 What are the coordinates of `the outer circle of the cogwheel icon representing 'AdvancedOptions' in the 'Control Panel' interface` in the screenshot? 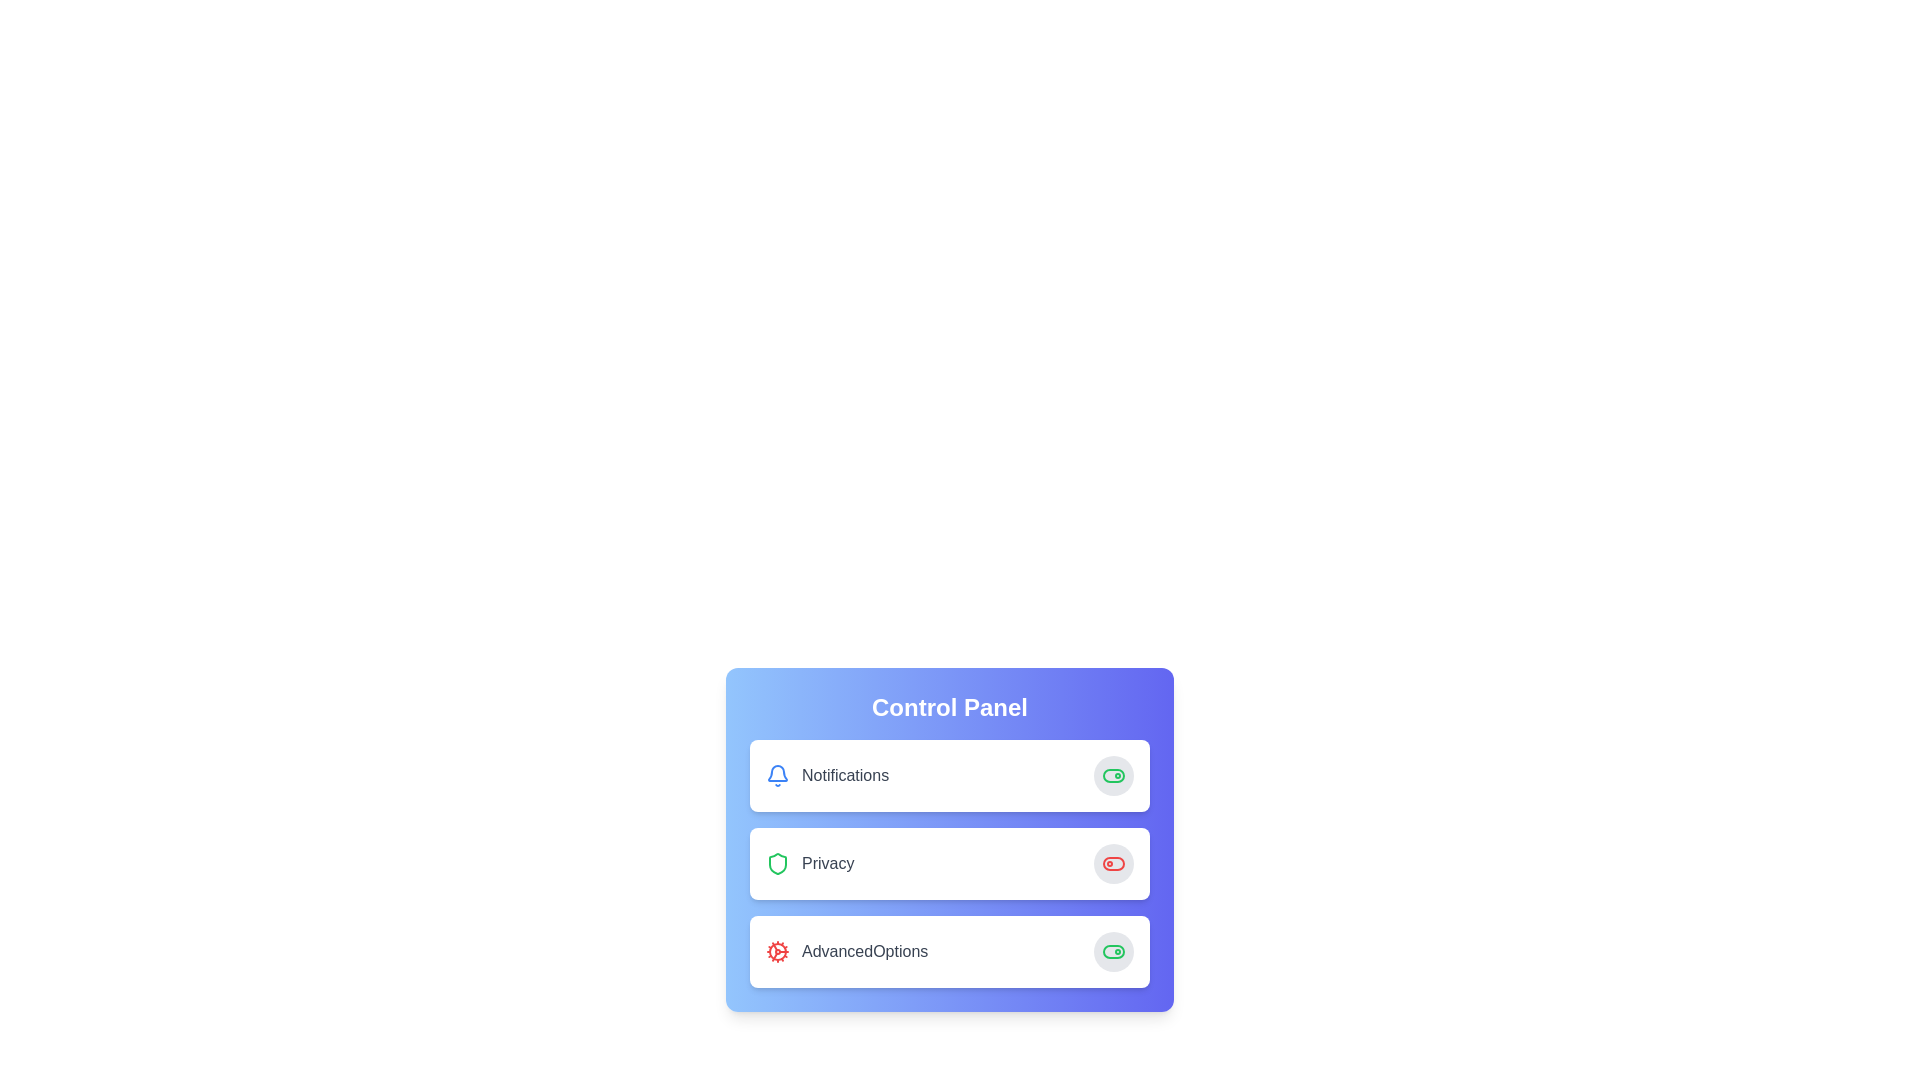 It's located at (776, 951).